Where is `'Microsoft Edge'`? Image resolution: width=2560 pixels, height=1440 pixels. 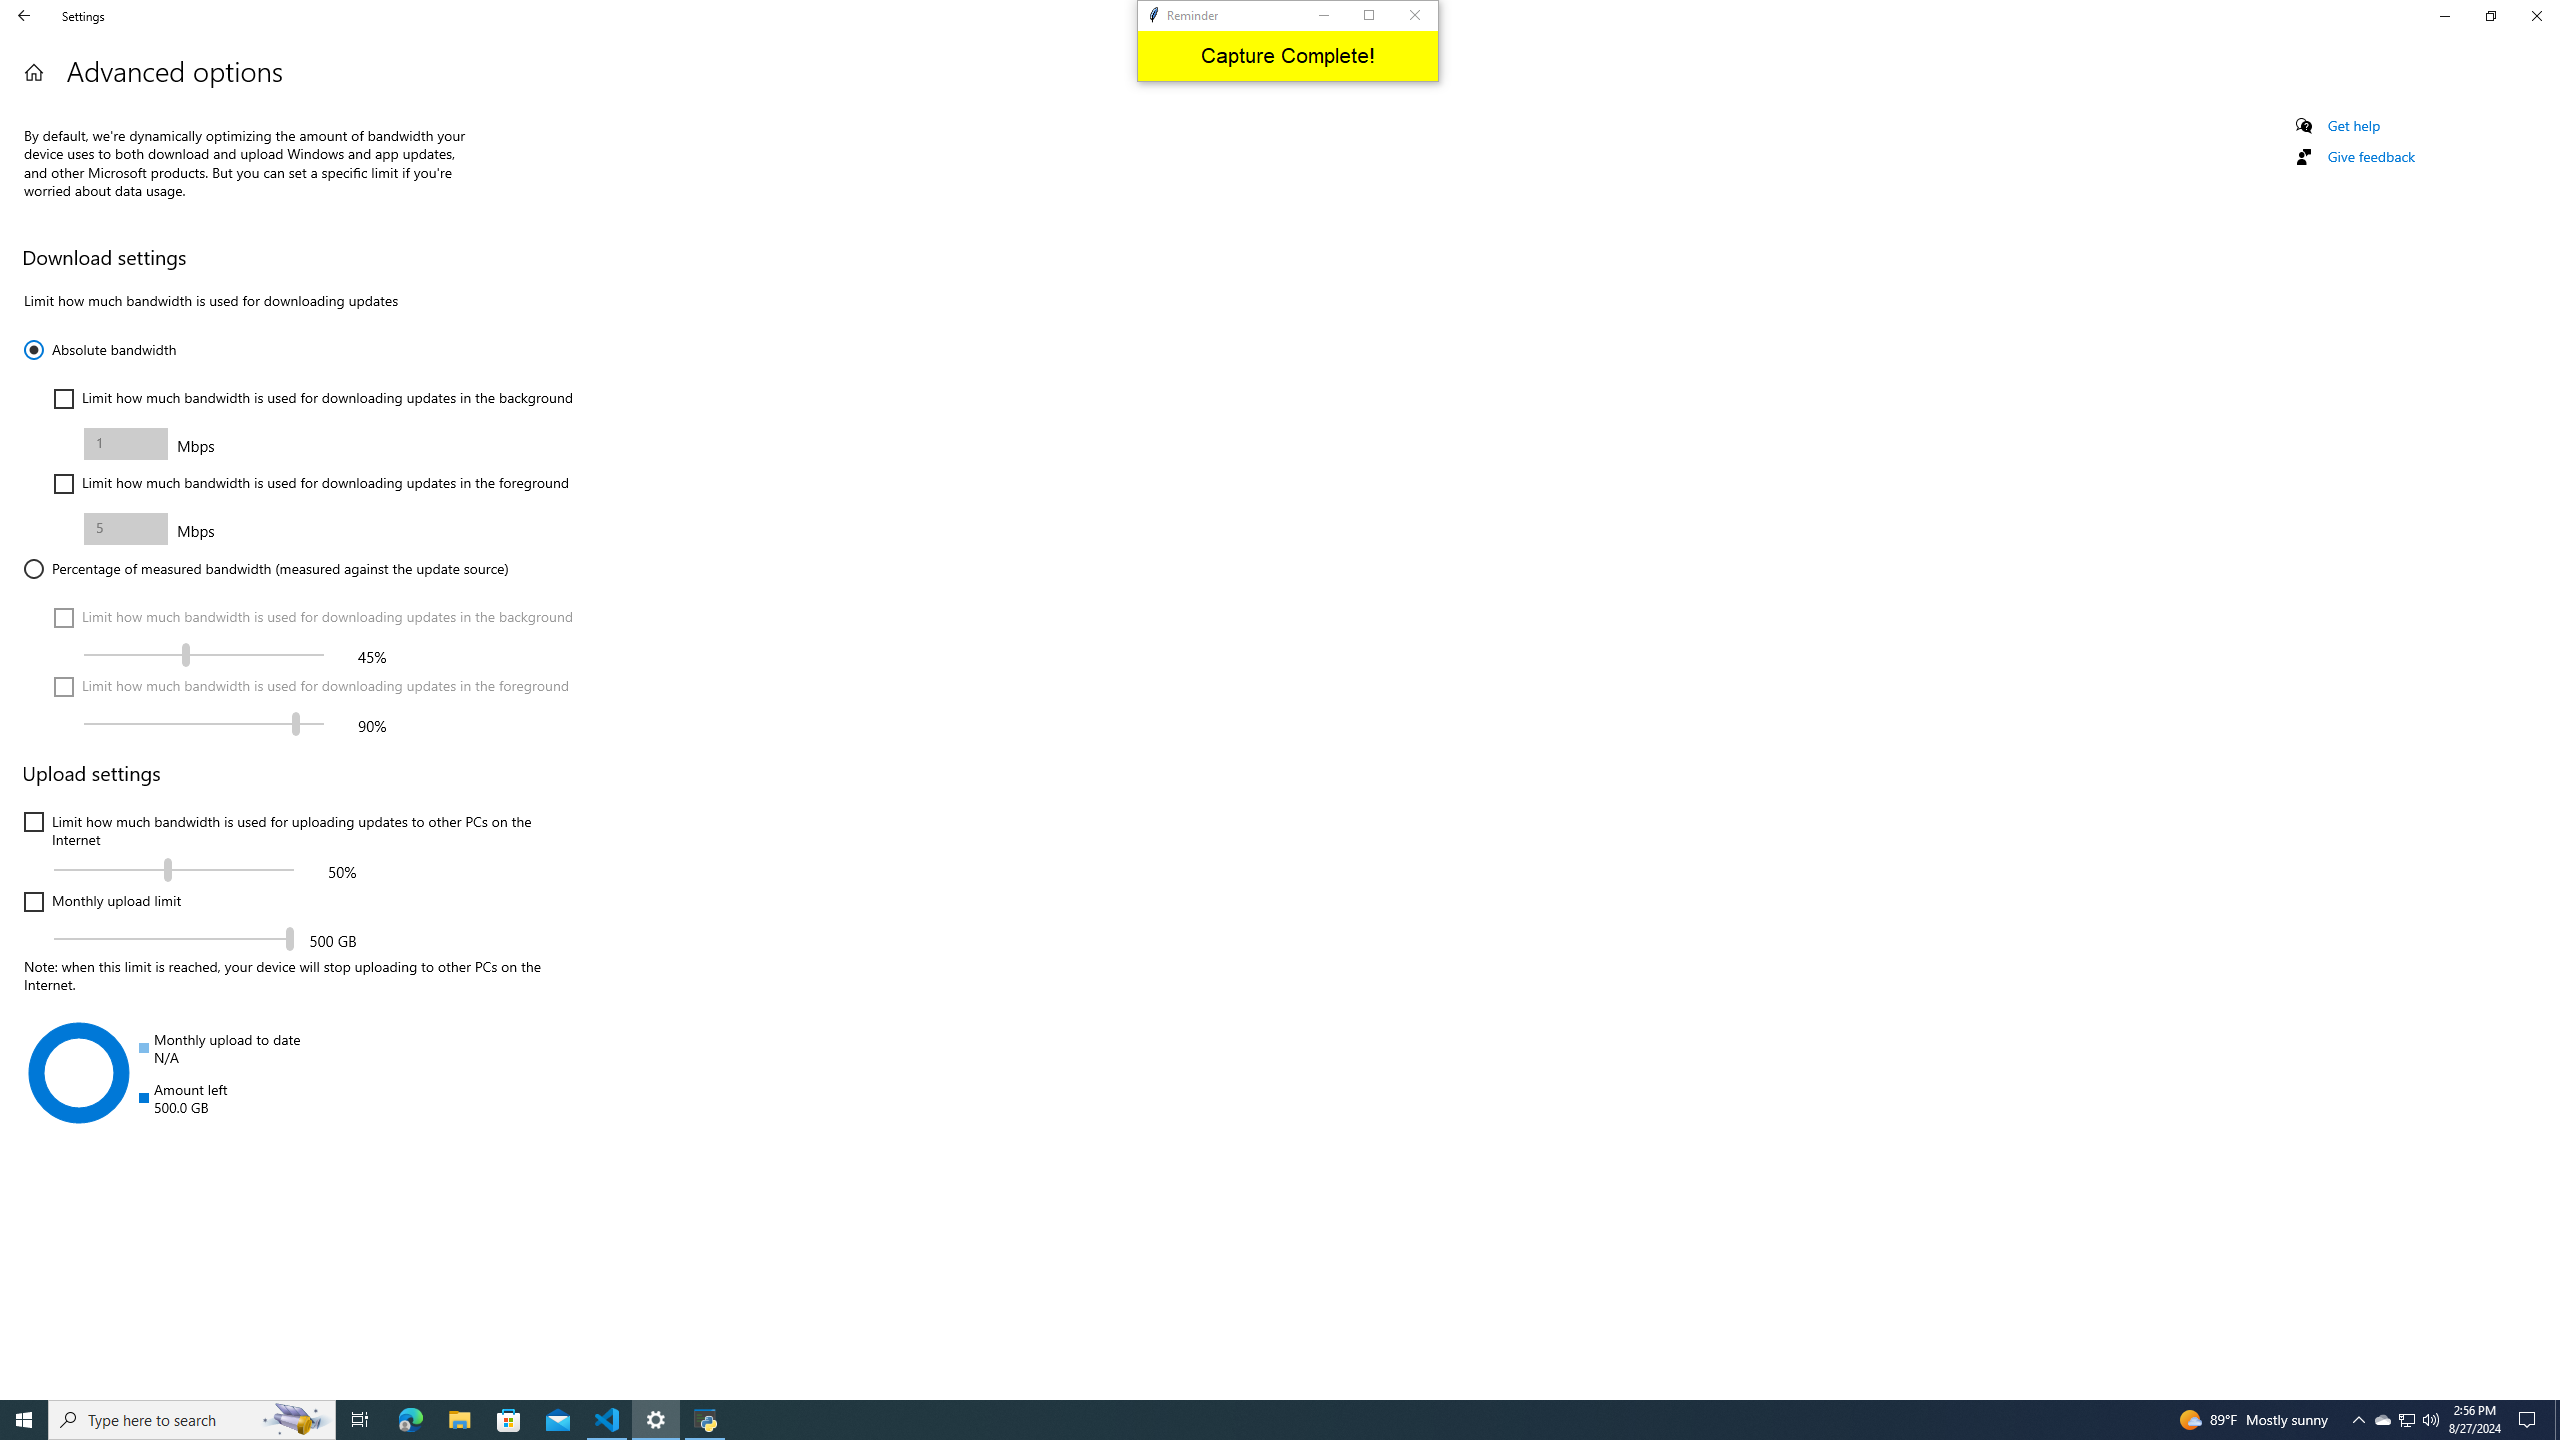 'Microsoft Edge' is located at coordinates (458, 1418).